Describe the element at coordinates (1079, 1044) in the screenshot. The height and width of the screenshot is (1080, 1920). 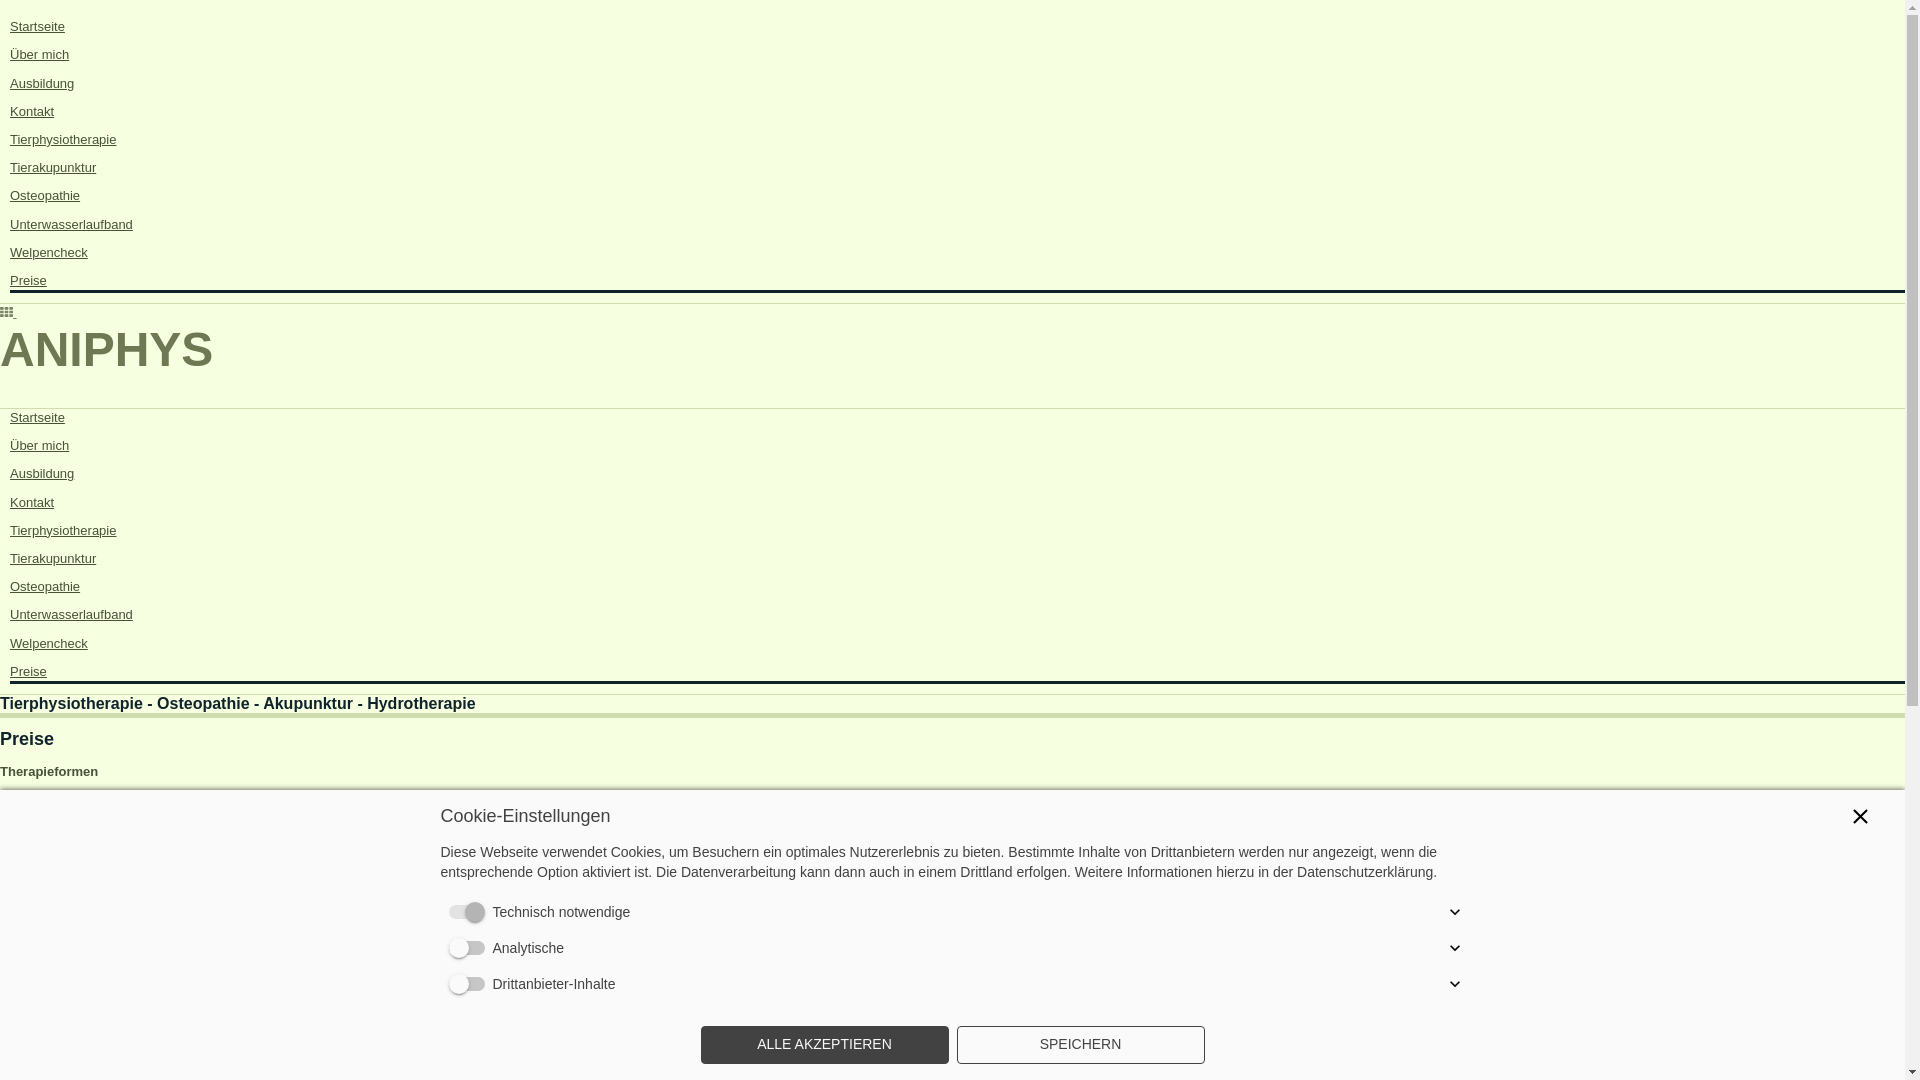
I see `'SPEICHERN'` at that location.